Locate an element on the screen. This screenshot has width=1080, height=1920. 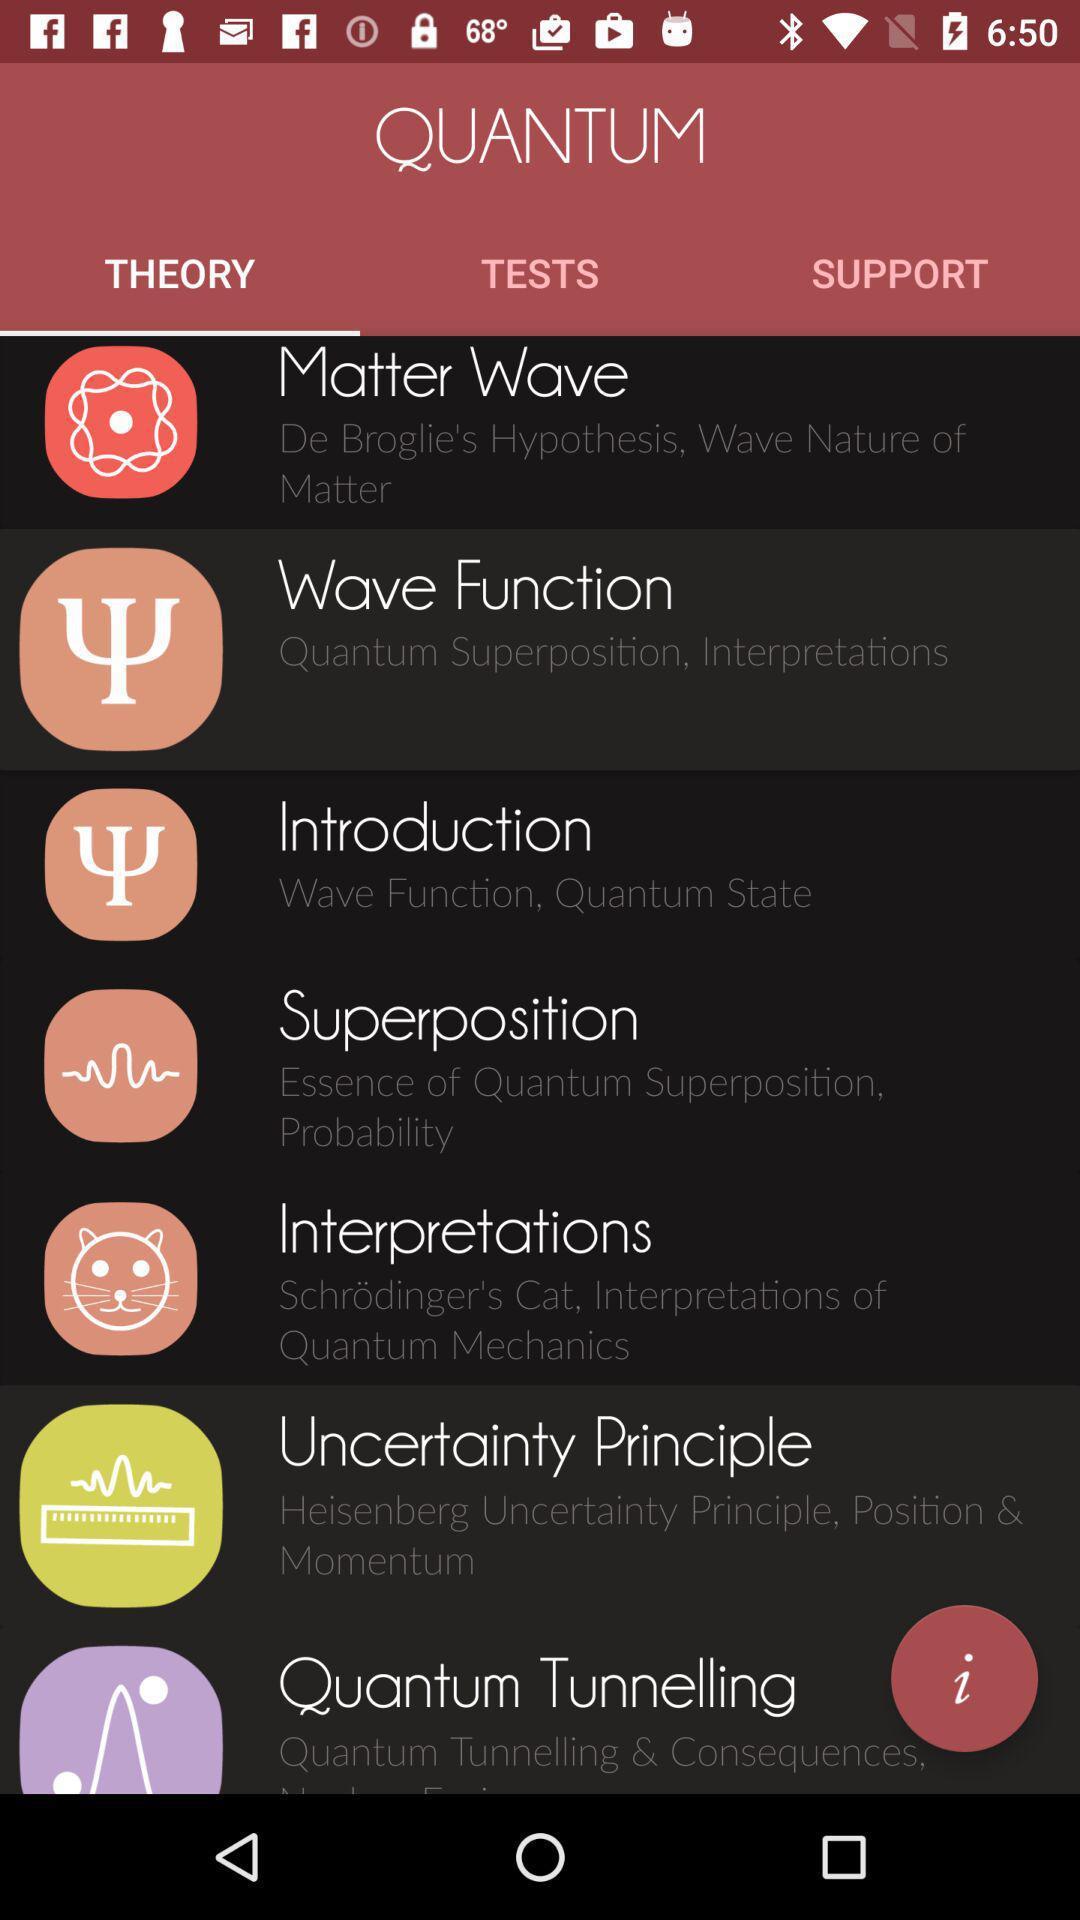
quantum tunnelling is located at coordinates (120, 1717).